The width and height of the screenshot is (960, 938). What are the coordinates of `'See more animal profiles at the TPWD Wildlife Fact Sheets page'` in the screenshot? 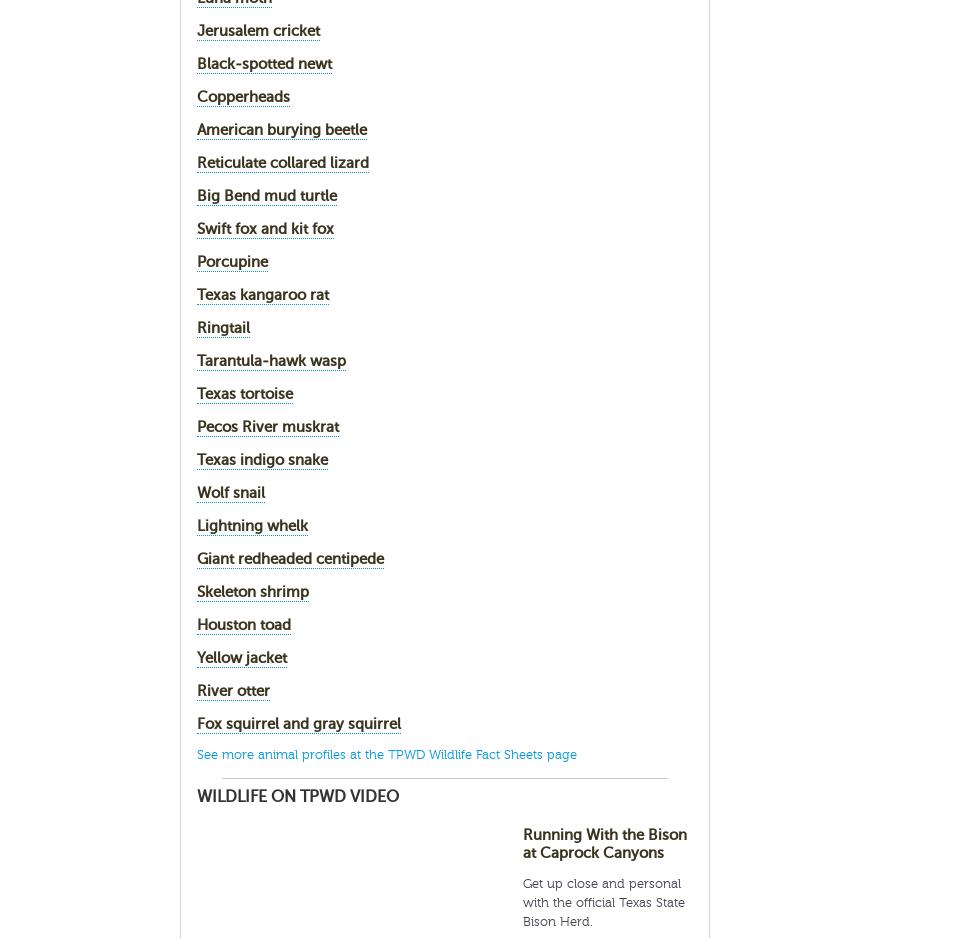 It's located at (385, 754).